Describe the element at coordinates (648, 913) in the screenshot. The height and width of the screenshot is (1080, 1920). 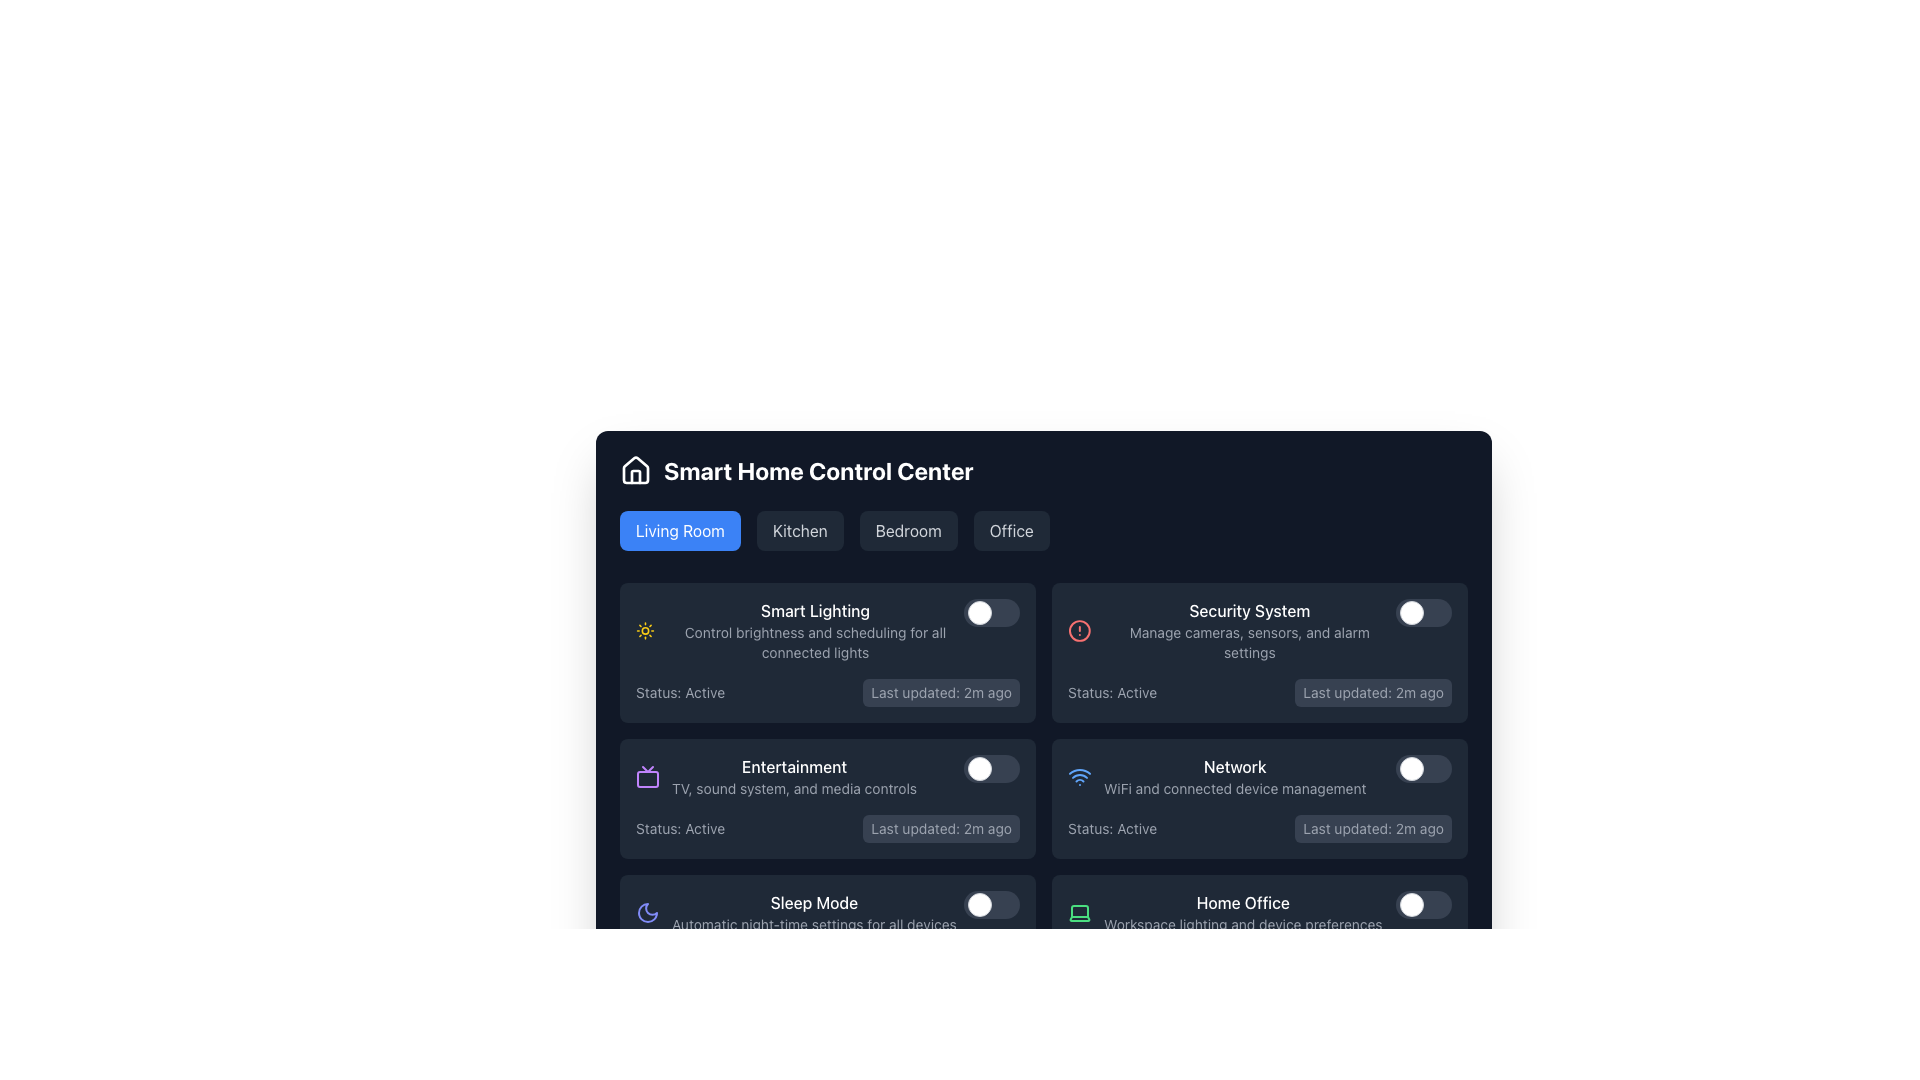
I see `the moon icon styled as an SVG graphic located above the 'Sleep Mode' label in the settings area` at that location.